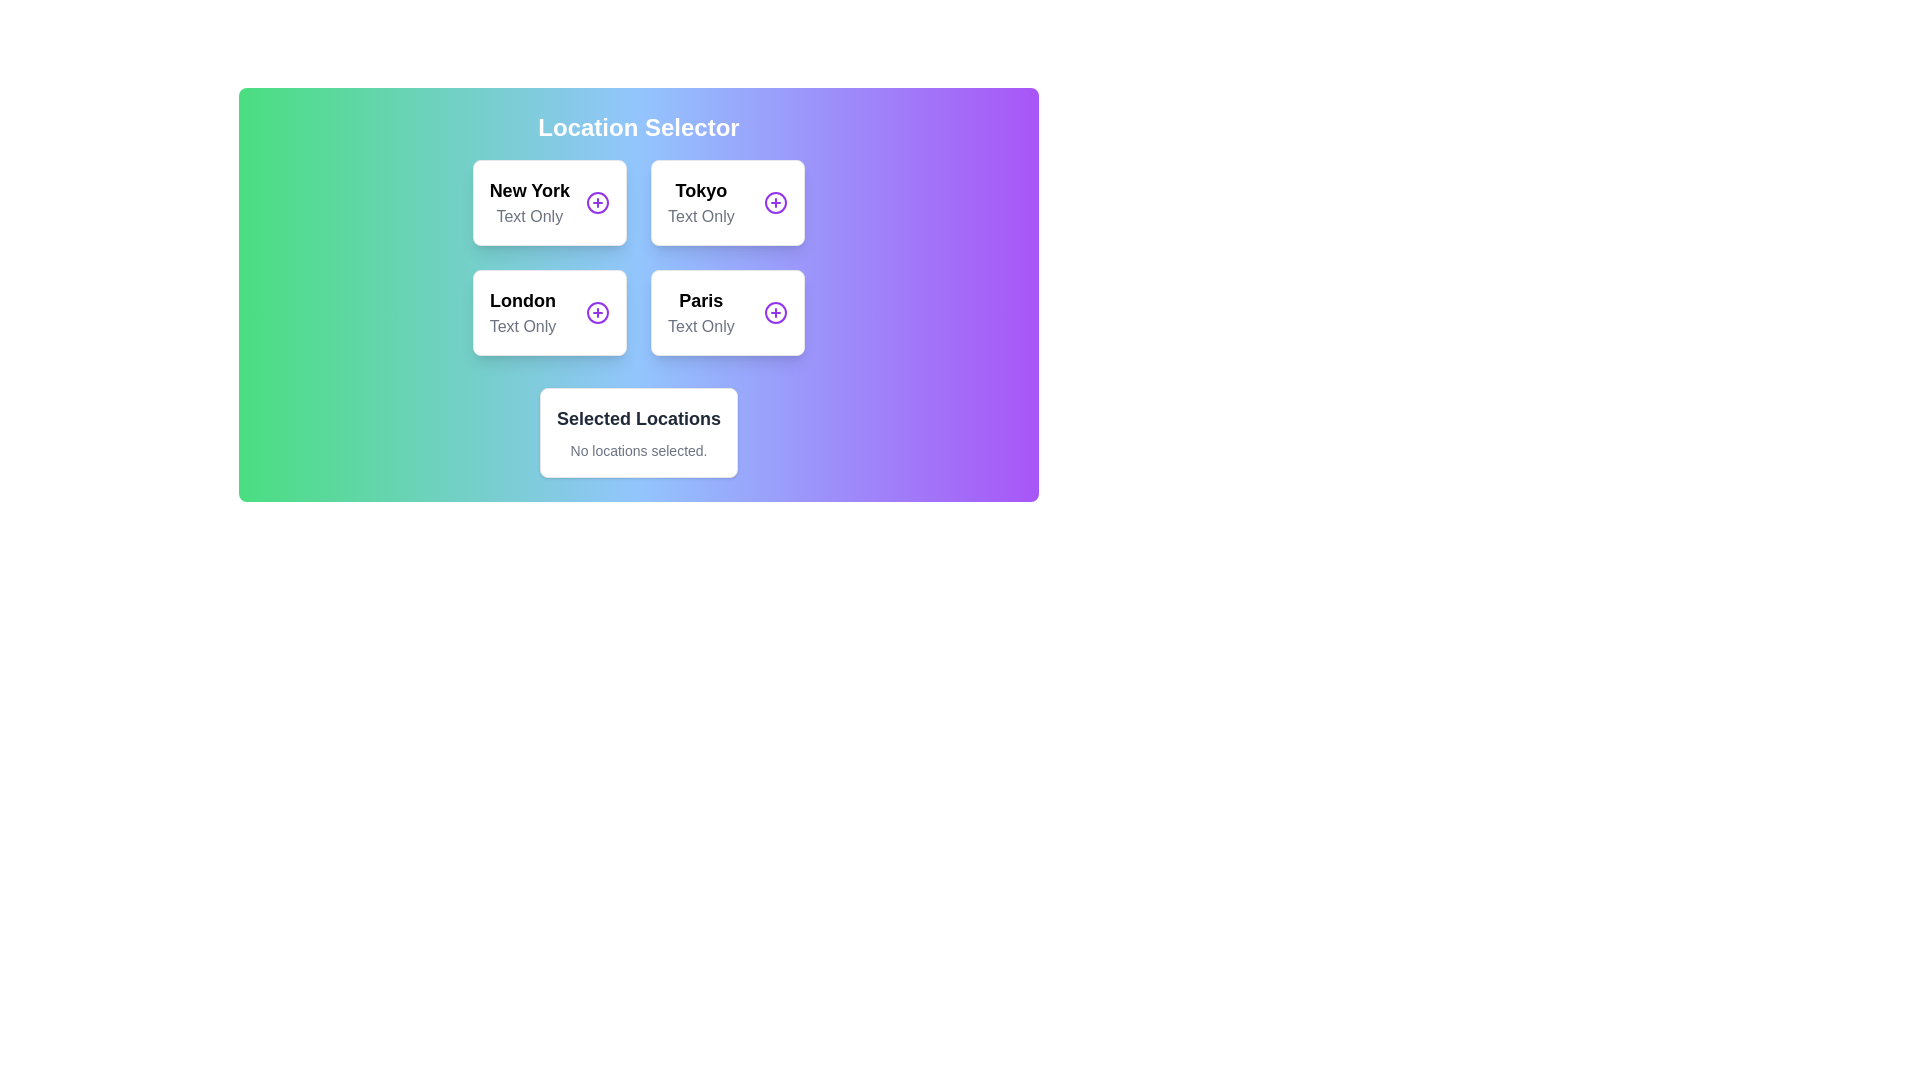 This screenshot has width=1920, height=1080. I want to click on the 'Tokyo' location card in the grid layout, so click(701, 203).